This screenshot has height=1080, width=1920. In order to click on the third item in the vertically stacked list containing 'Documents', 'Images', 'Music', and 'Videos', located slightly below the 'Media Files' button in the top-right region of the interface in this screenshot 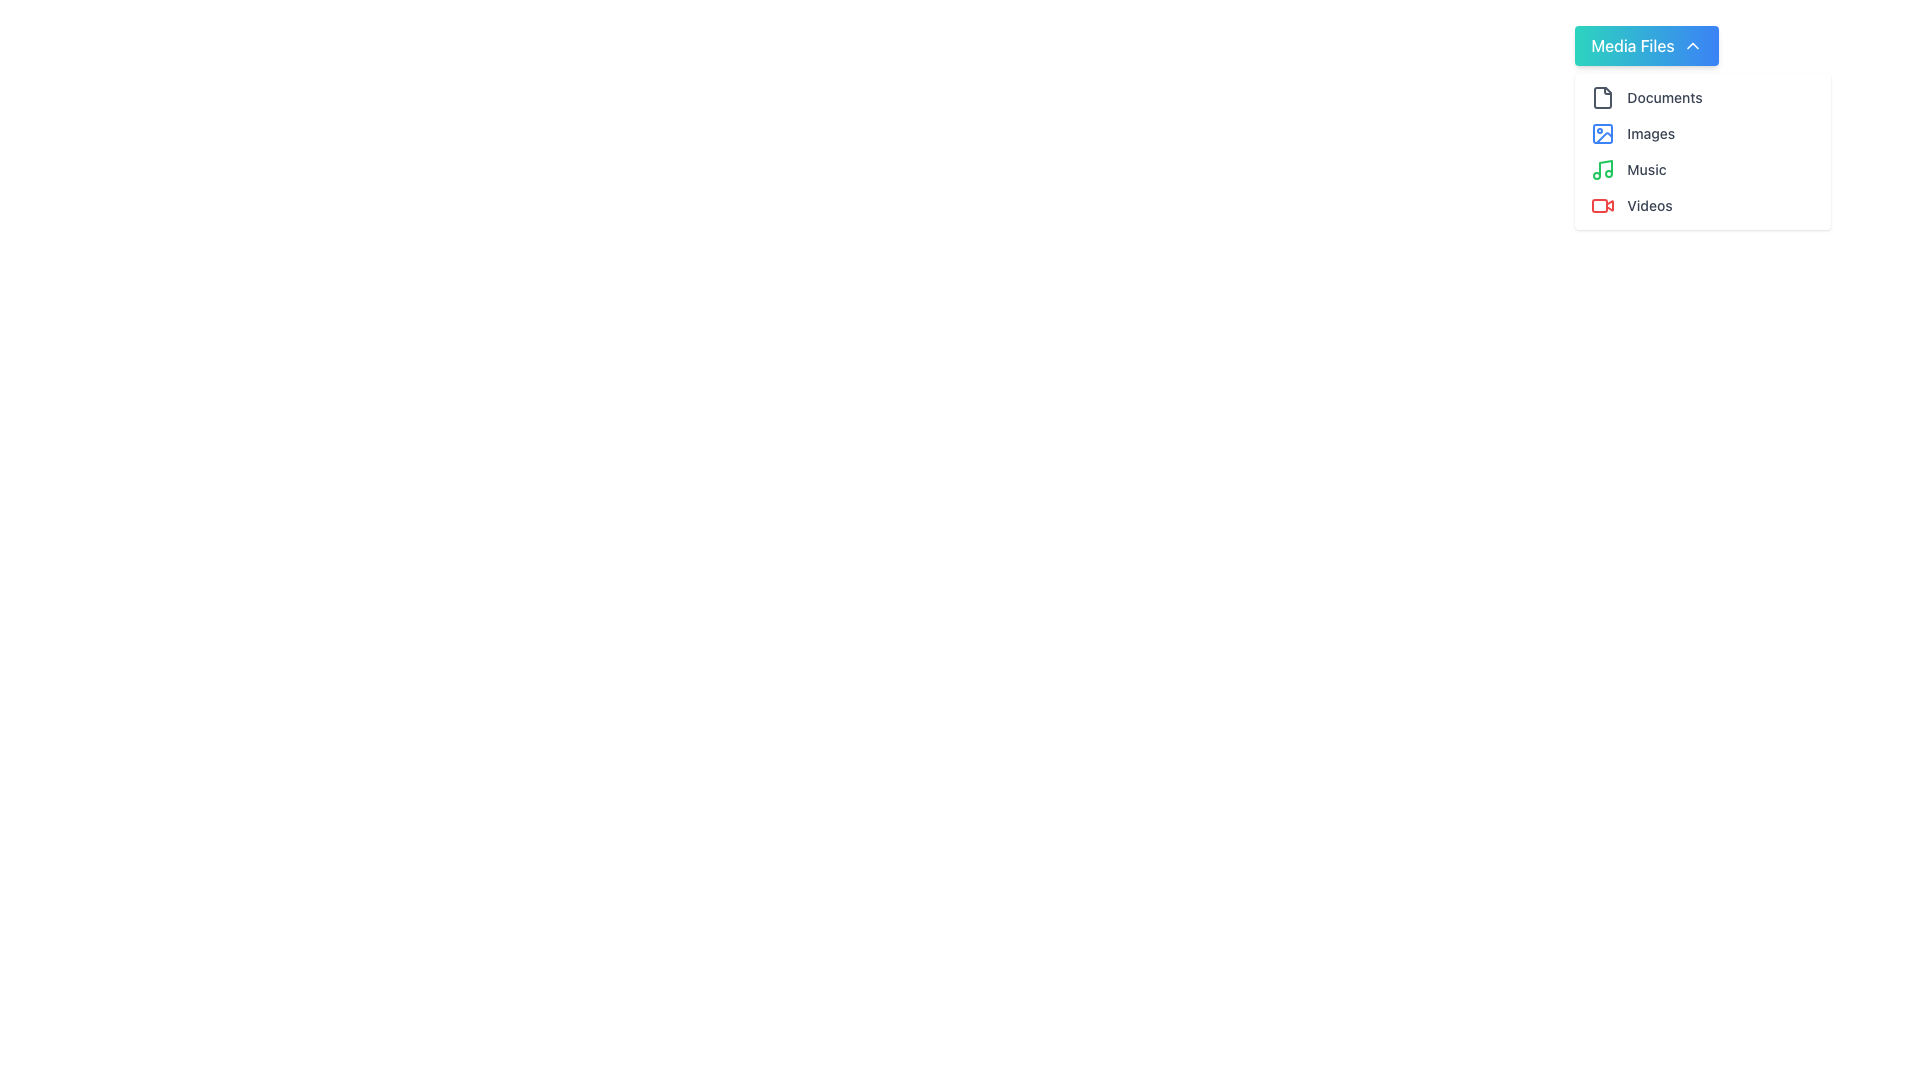, I will do `click(1702, 150)`.